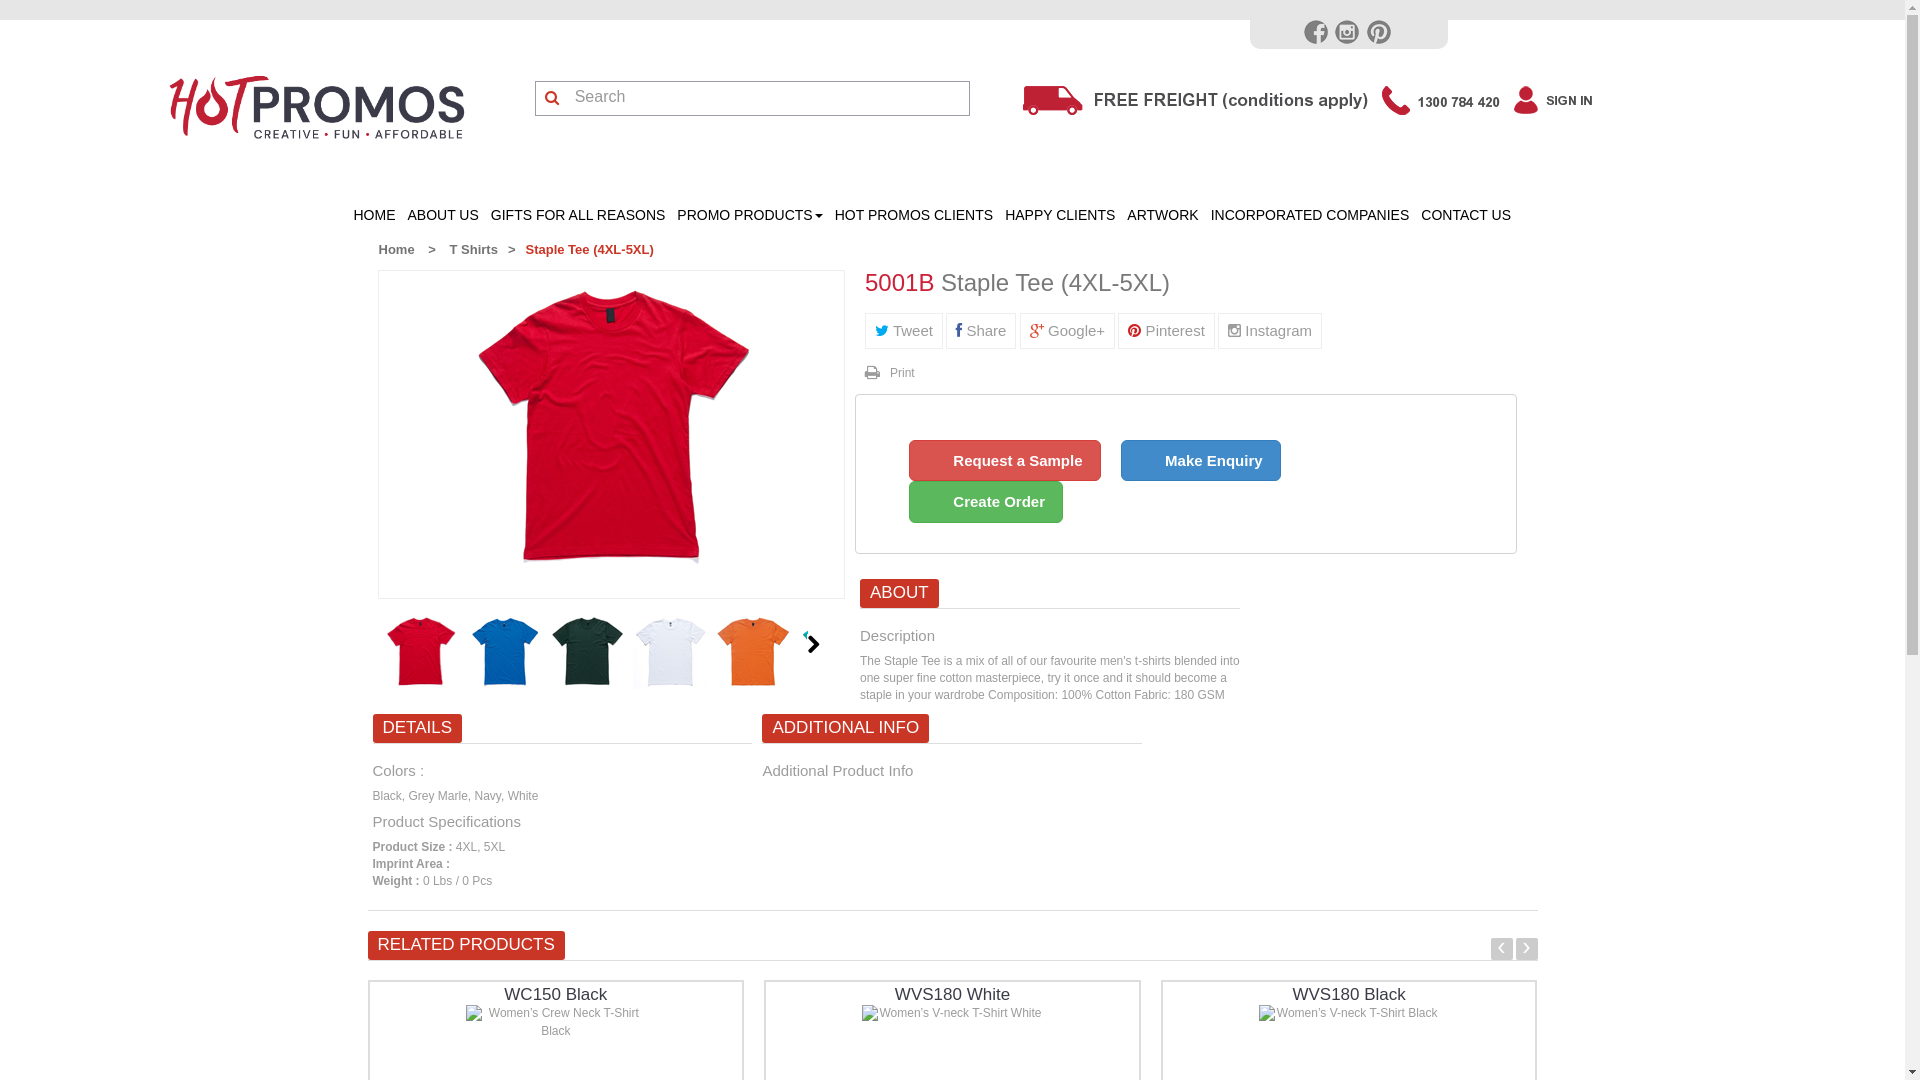 This screenshot has width=1920, height=1080. What do you see at coordinates (472, 248) in the screenshot?
I see `'T Shirts'` at bounding box center [472, 248].